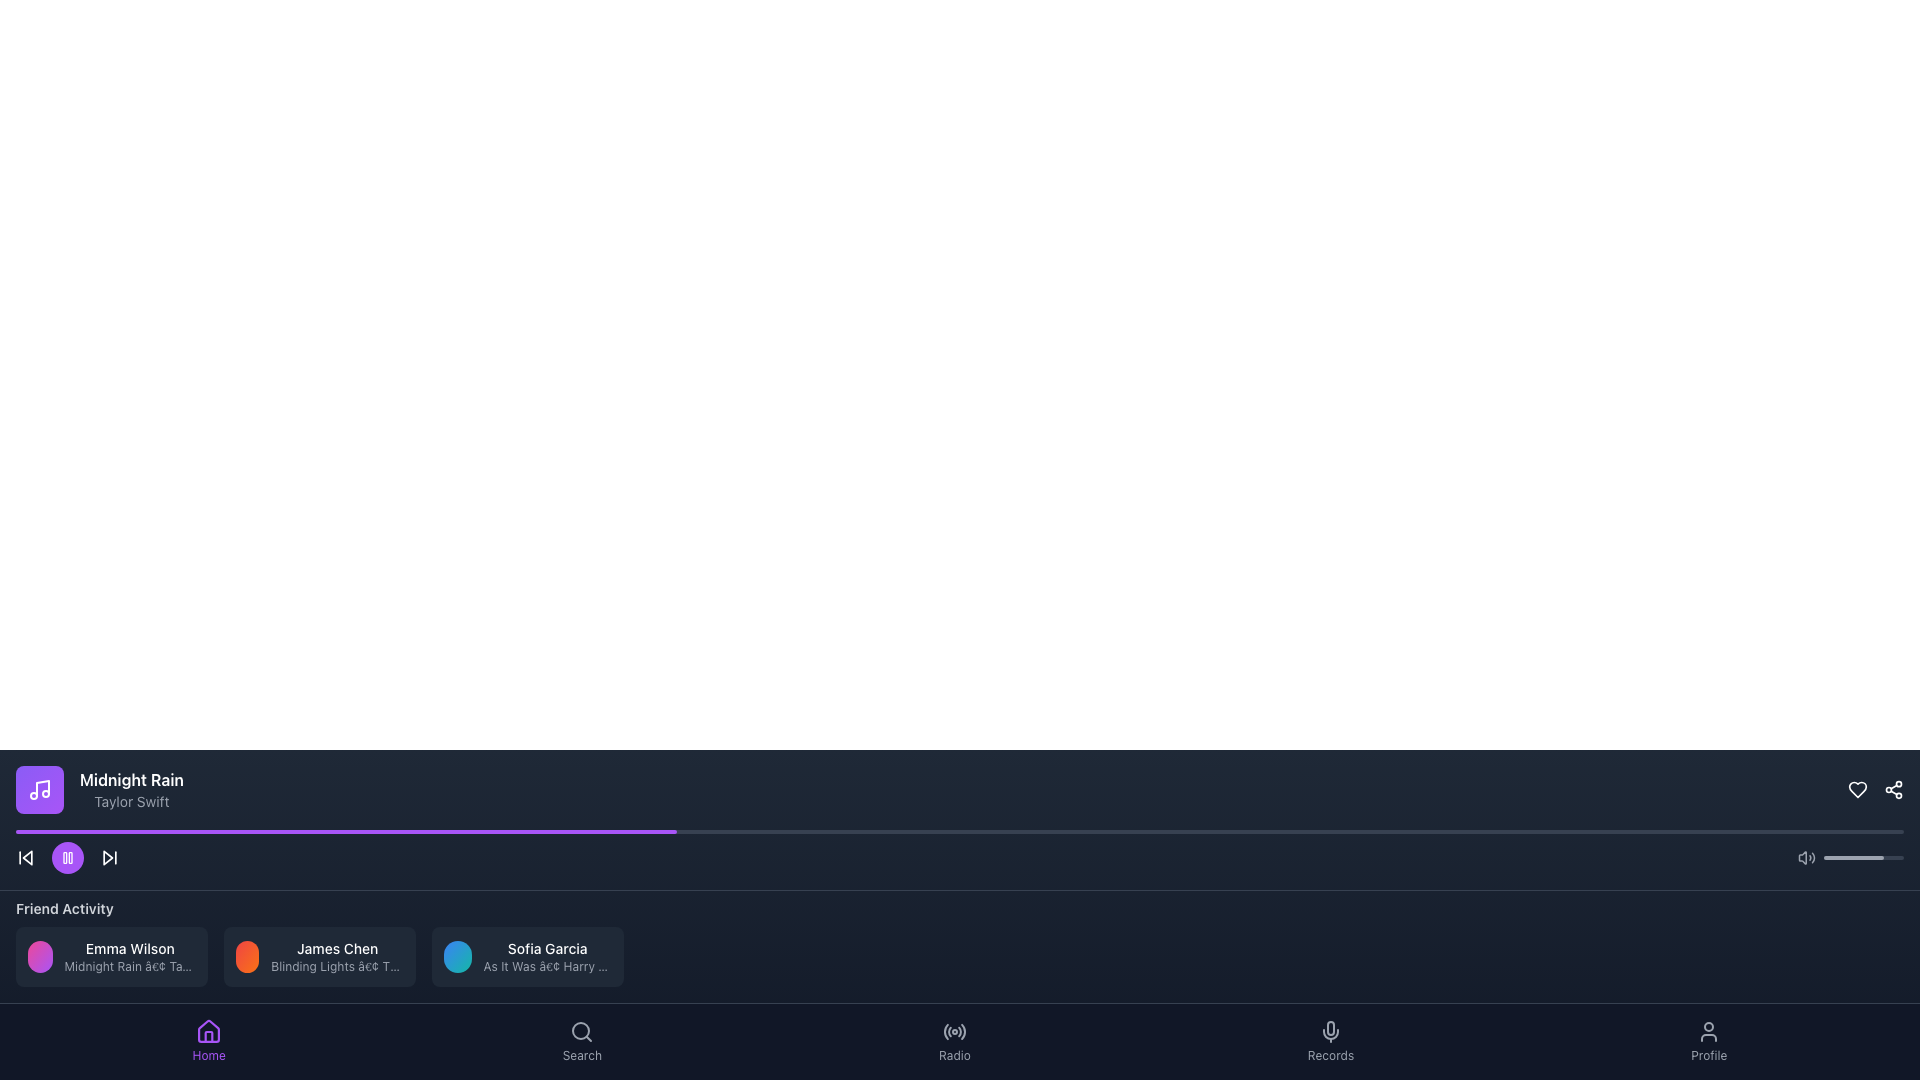 This screenshot has width=1920, height=1080. I want to click on the progress bar, so click(346, 832).